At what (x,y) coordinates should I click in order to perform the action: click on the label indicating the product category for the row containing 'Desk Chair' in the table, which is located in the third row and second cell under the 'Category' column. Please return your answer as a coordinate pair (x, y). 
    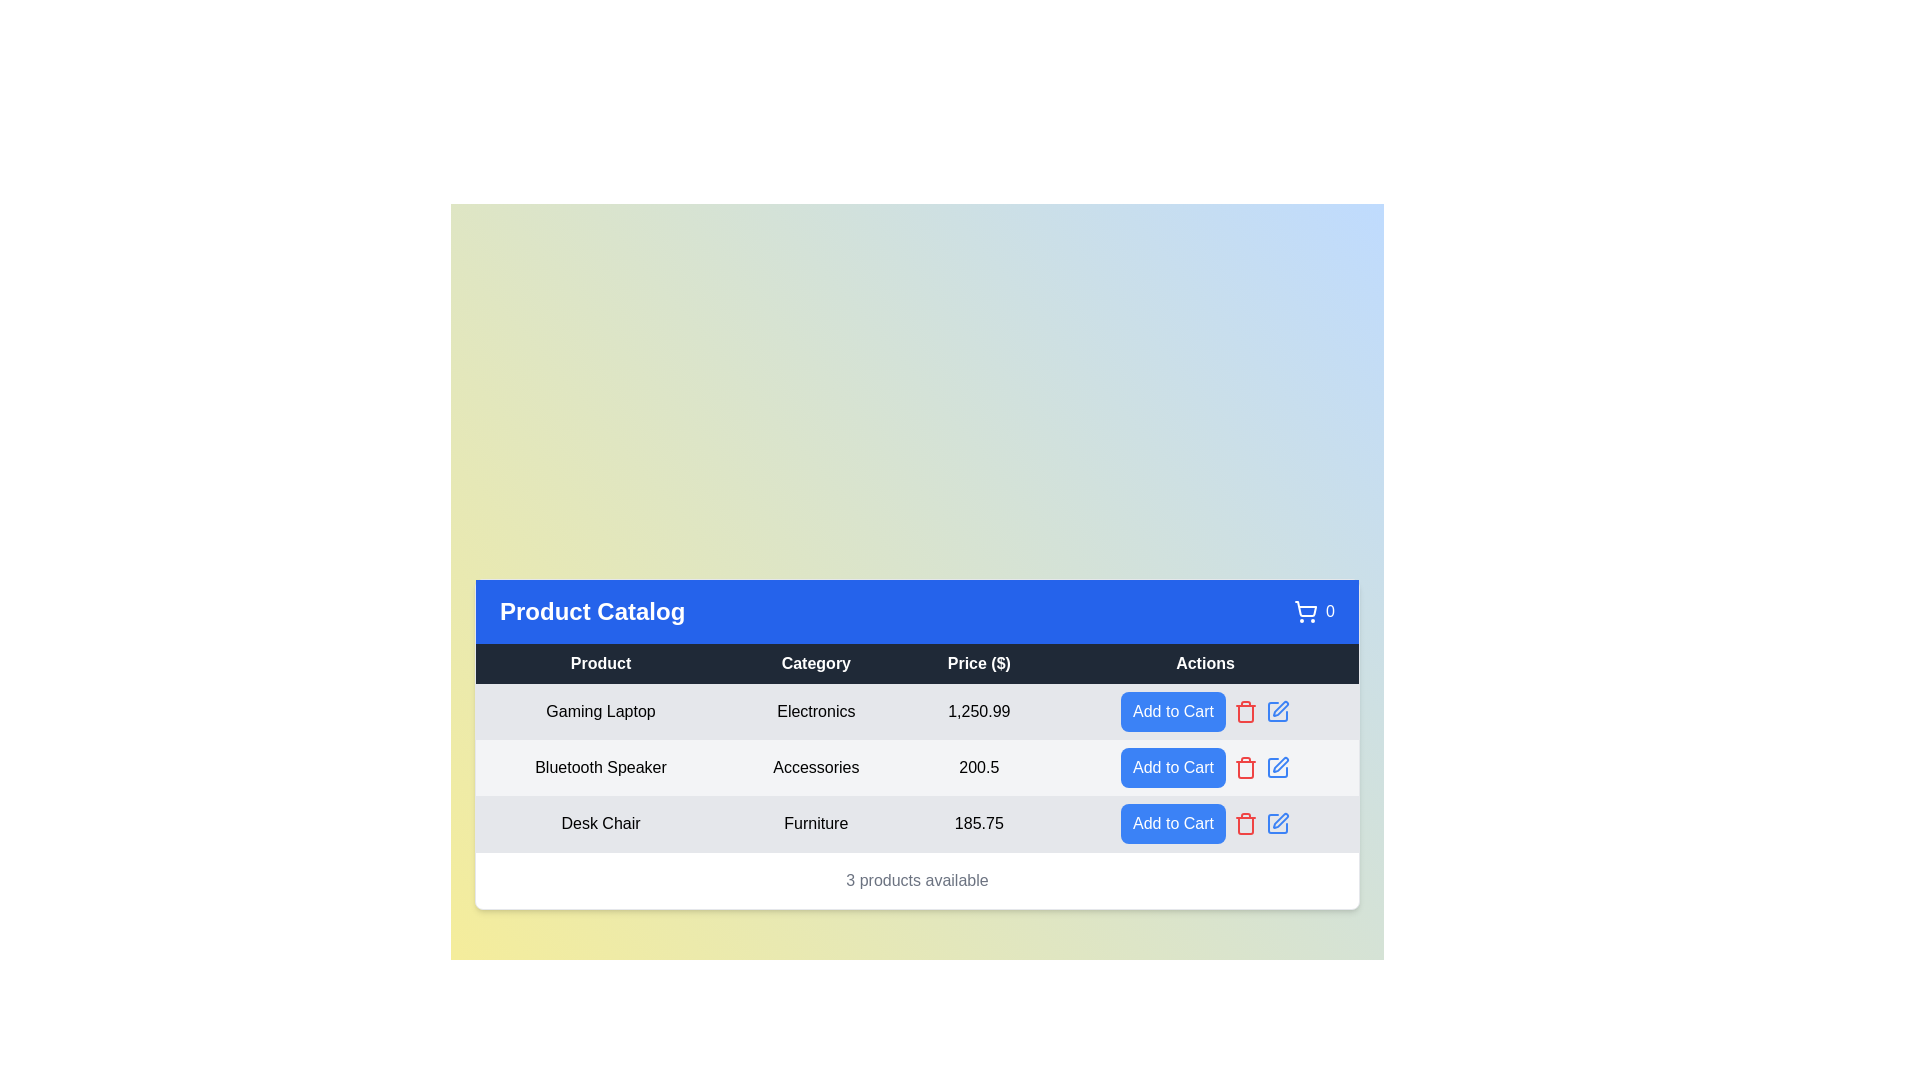
    Looking at the image, I should click on (816, 823).